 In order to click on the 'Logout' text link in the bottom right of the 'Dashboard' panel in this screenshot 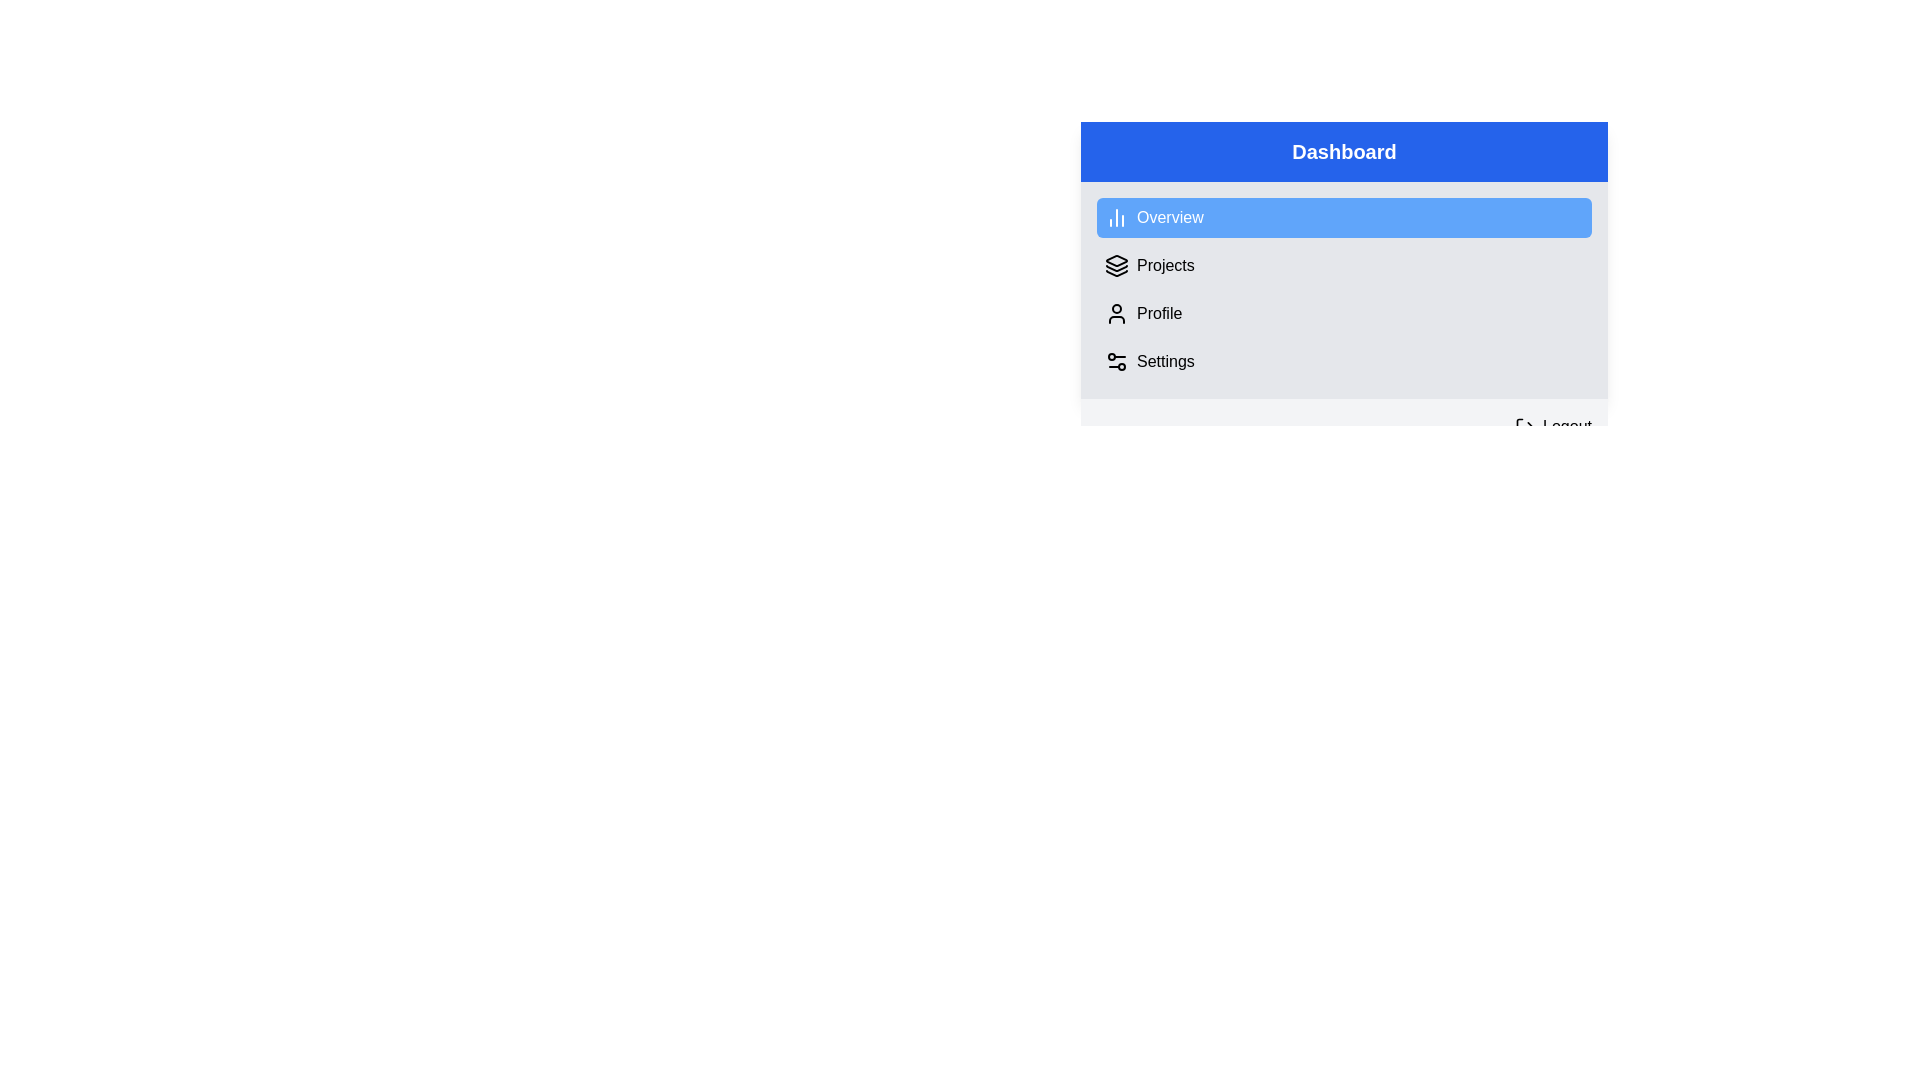, I will do `click(1566, 426)`.